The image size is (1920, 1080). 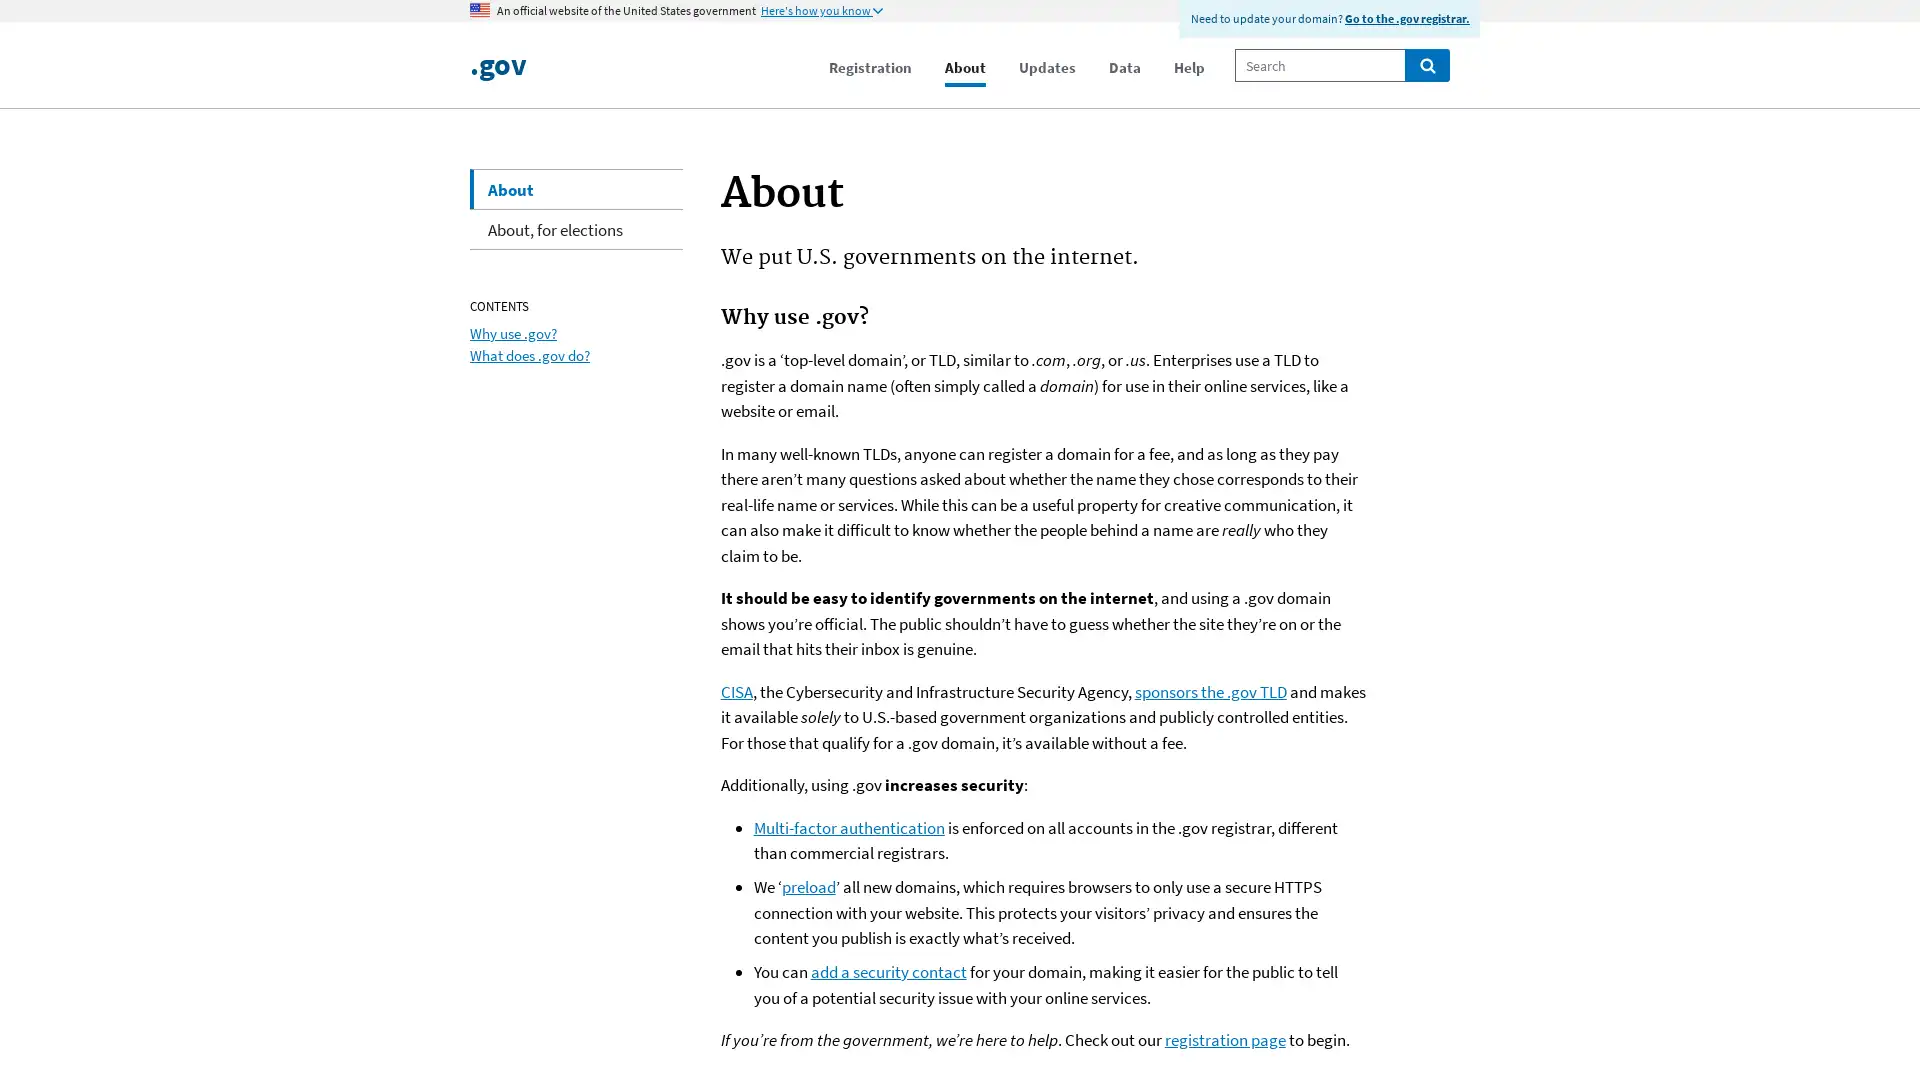 I want to click on Here's how you know, so click(x=821, y=11).